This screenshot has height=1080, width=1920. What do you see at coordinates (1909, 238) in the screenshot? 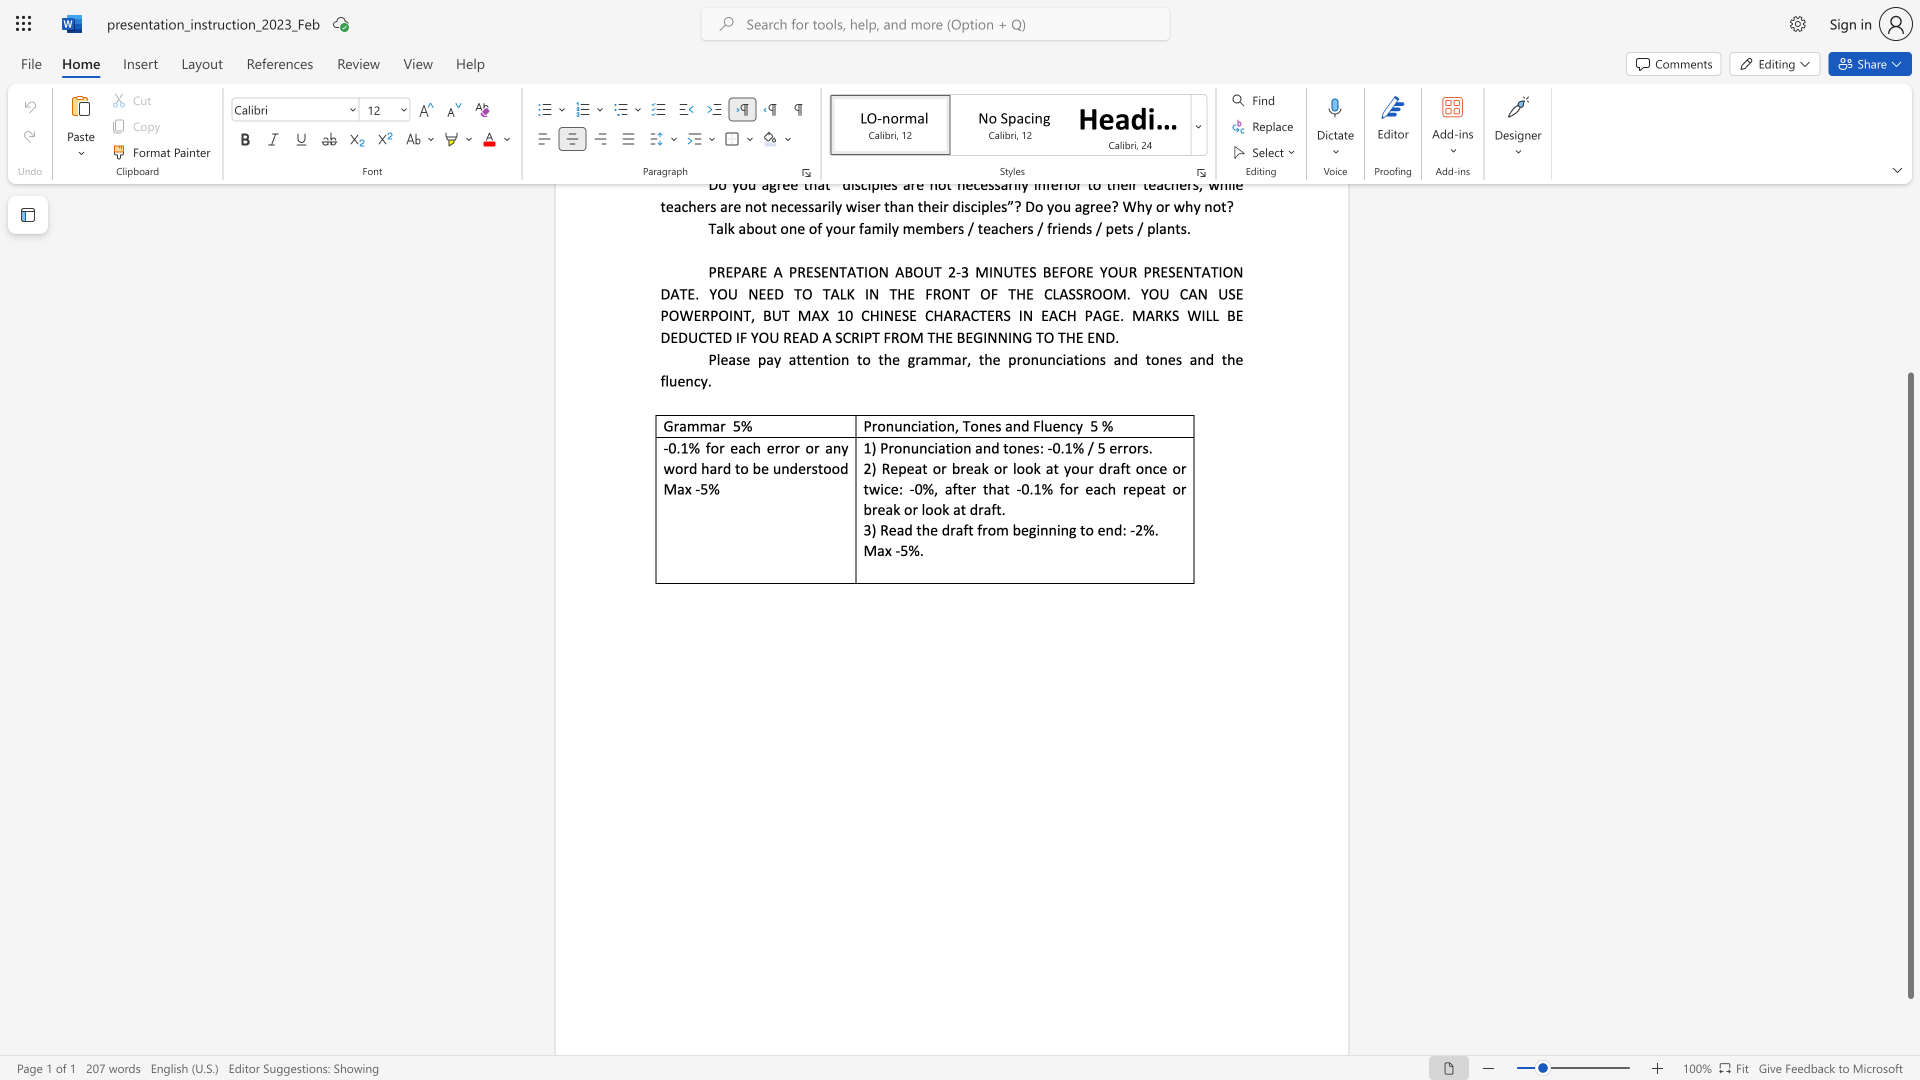
I see `the scrollbar` at bounding box center [1909, 238].